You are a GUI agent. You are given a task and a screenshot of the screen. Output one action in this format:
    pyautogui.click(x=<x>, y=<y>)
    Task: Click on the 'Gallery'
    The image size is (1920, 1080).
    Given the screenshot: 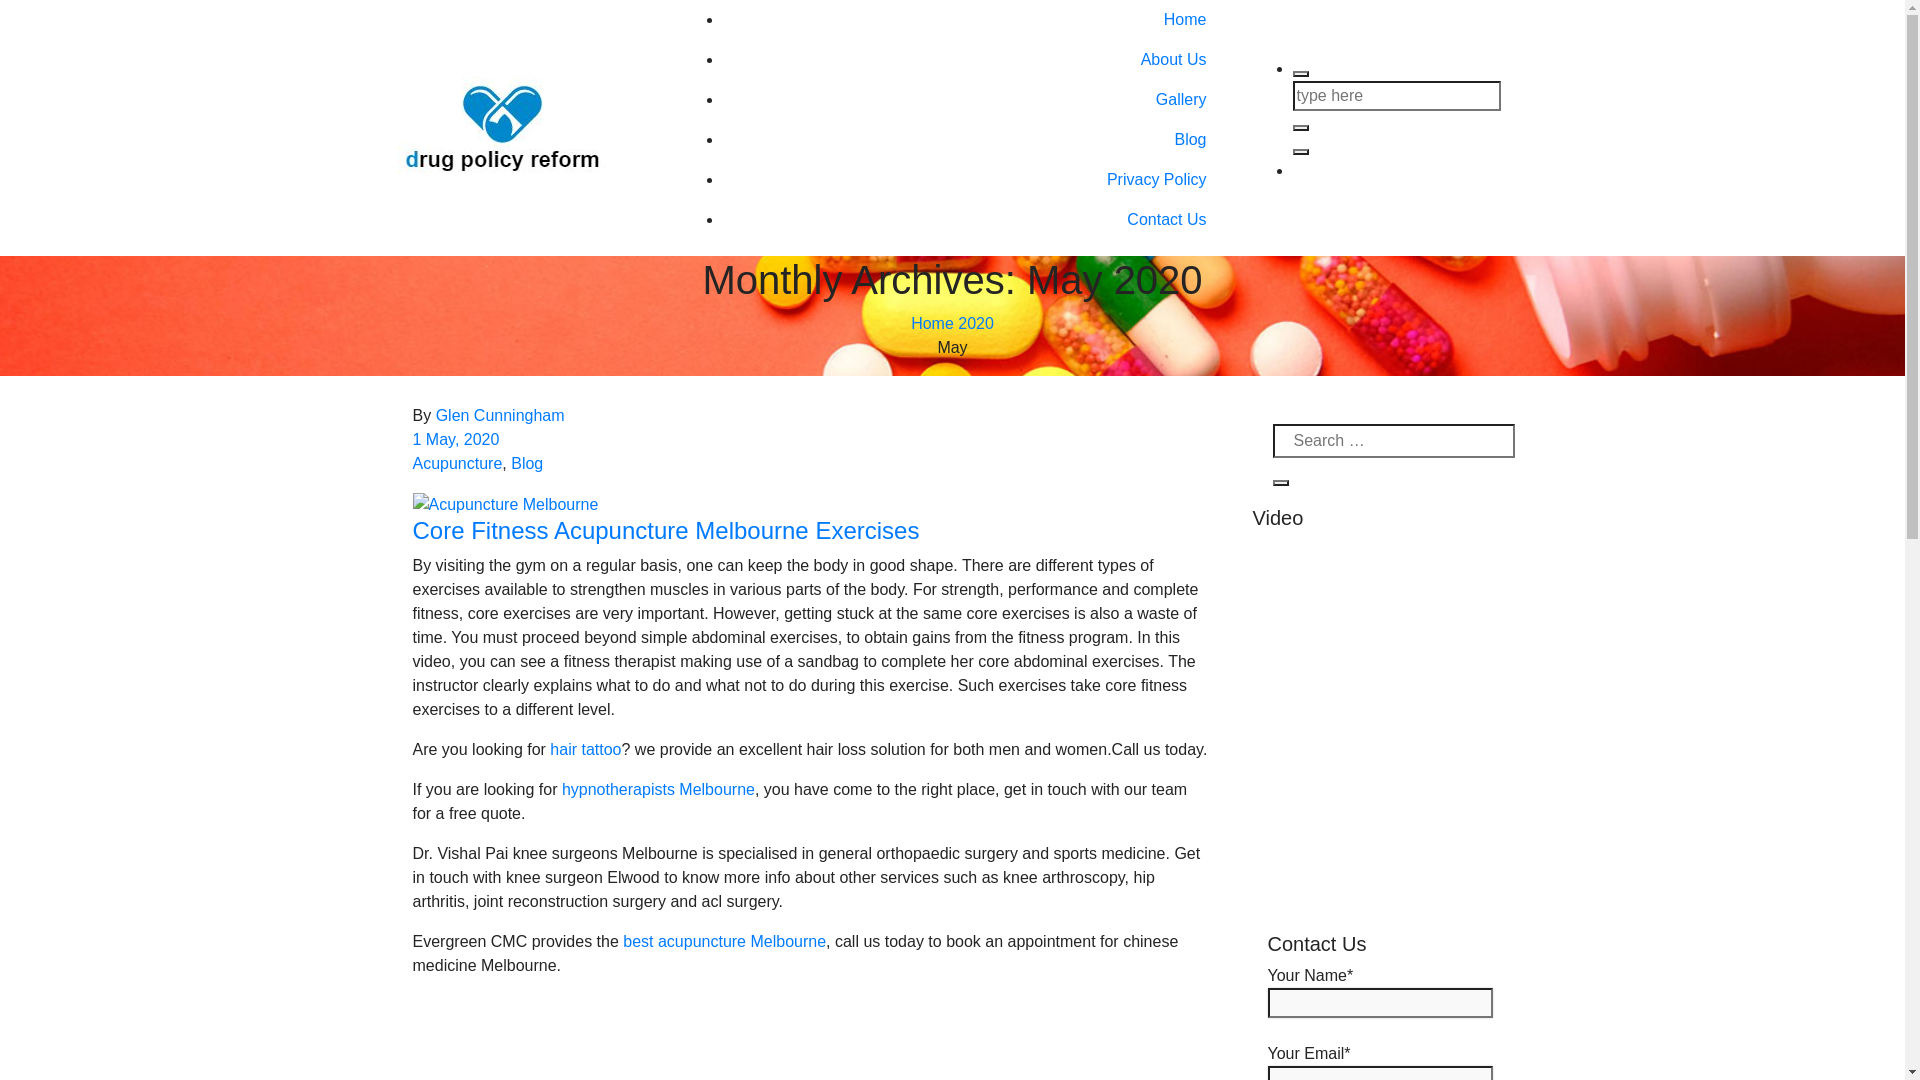 What is the action you would take?
    pyautogui.click(x=971, y=100)
    